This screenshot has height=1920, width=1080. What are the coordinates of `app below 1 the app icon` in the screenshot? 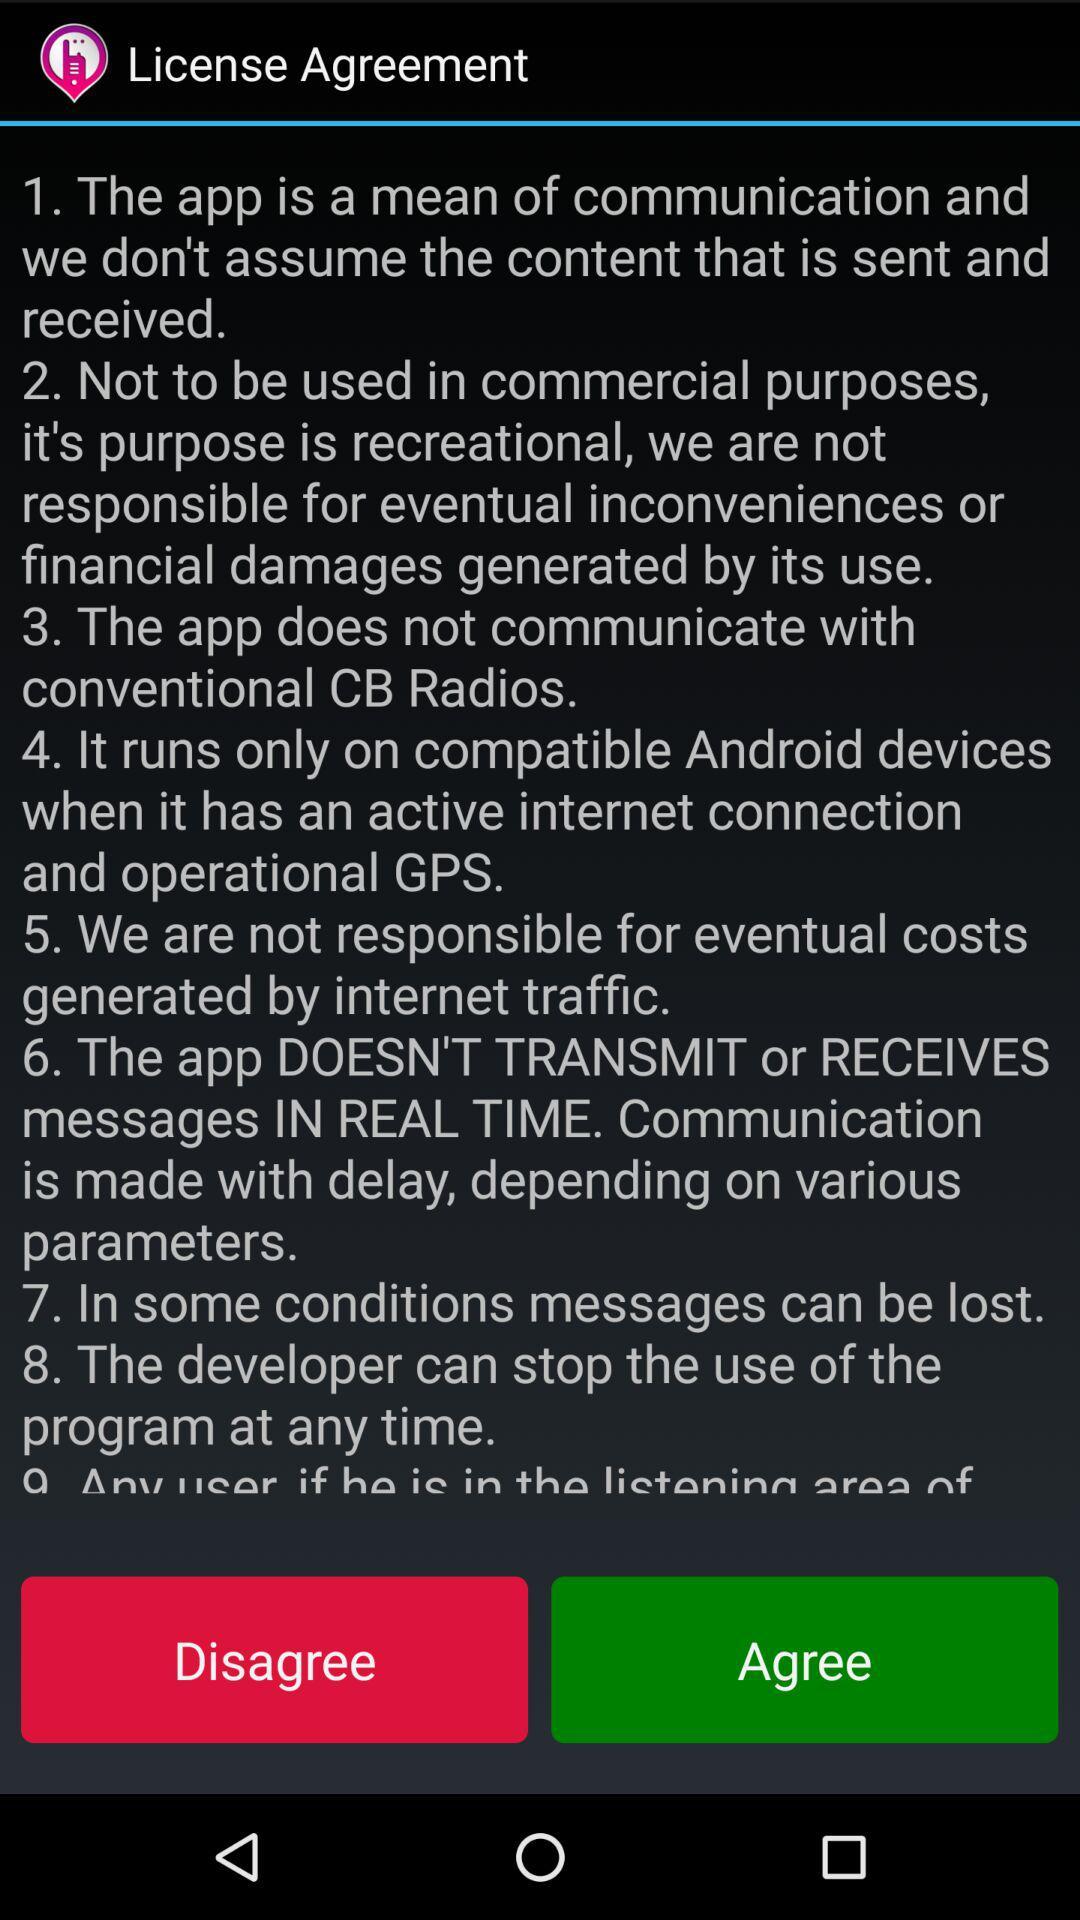 It's located at (274, 1659).